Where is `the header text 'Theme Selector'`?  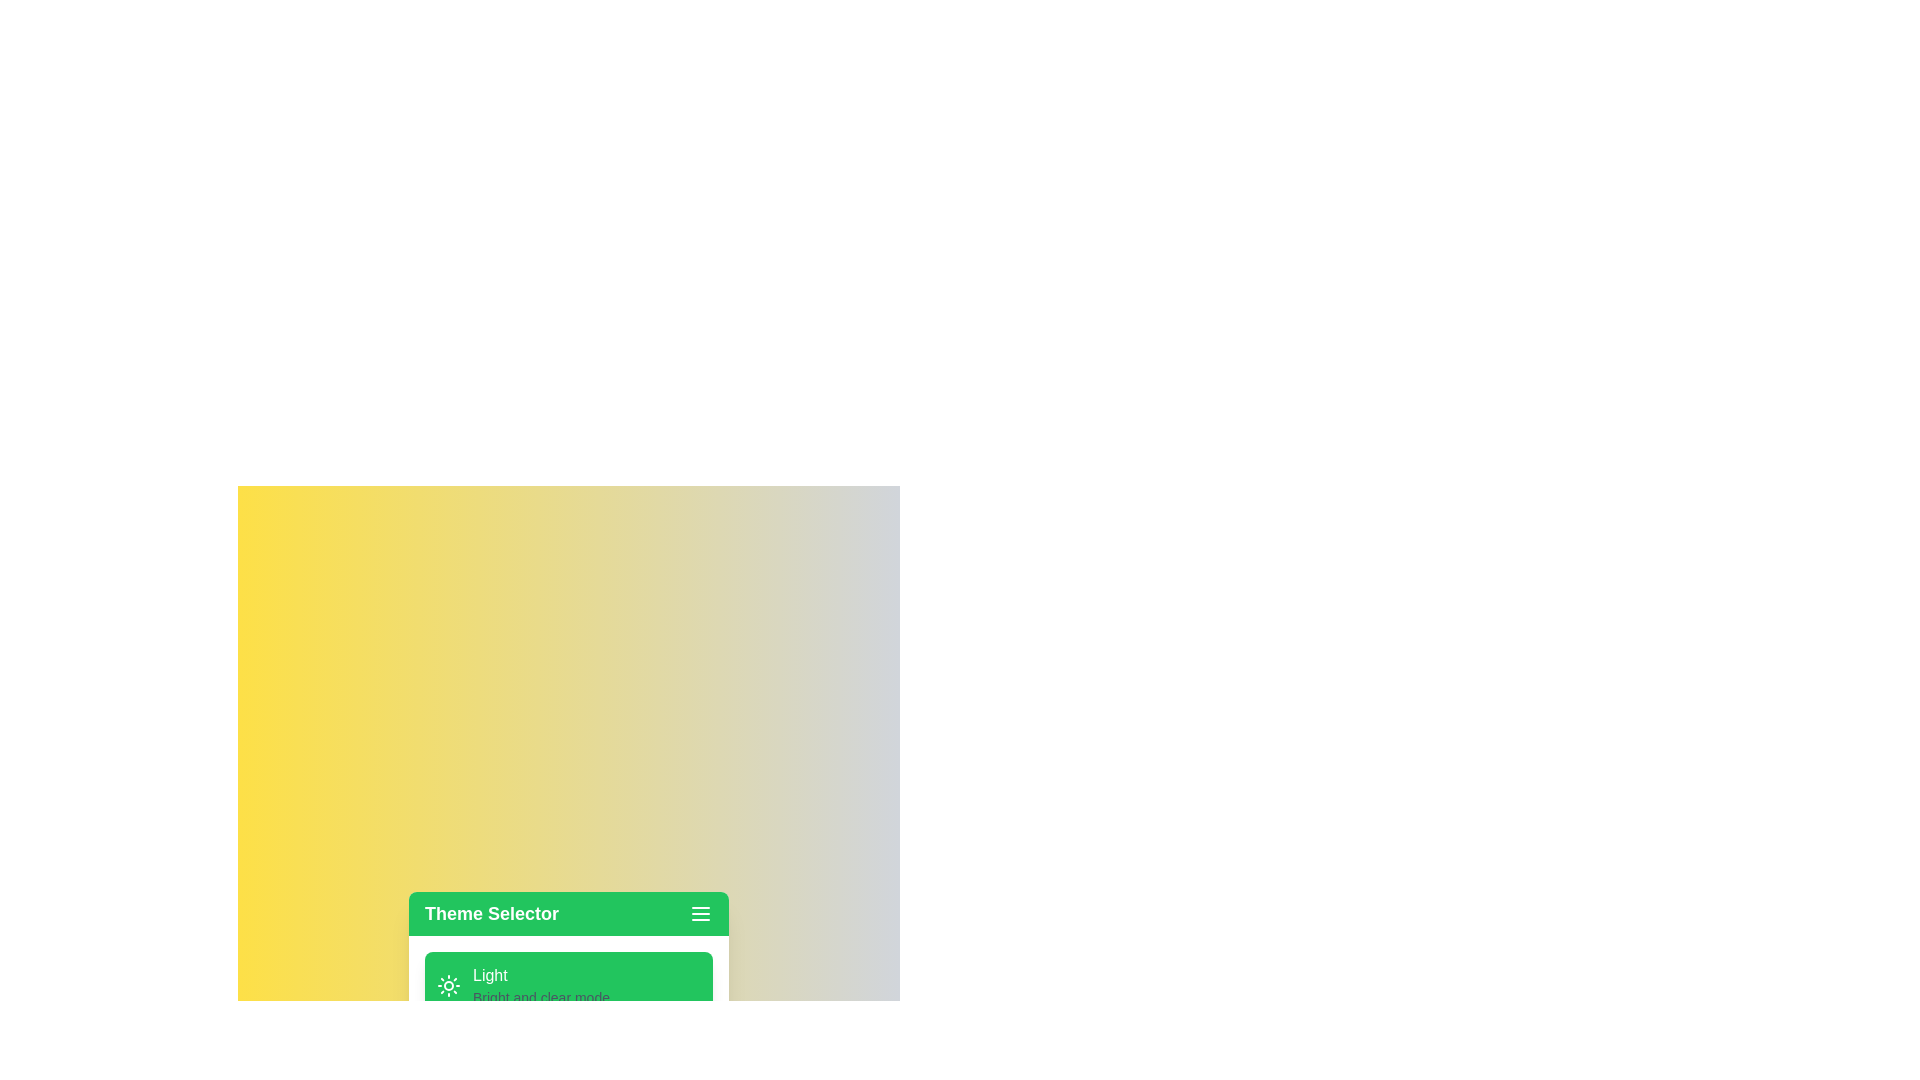 the header text 'Theme Selector' is located at coordinates (491, 914).